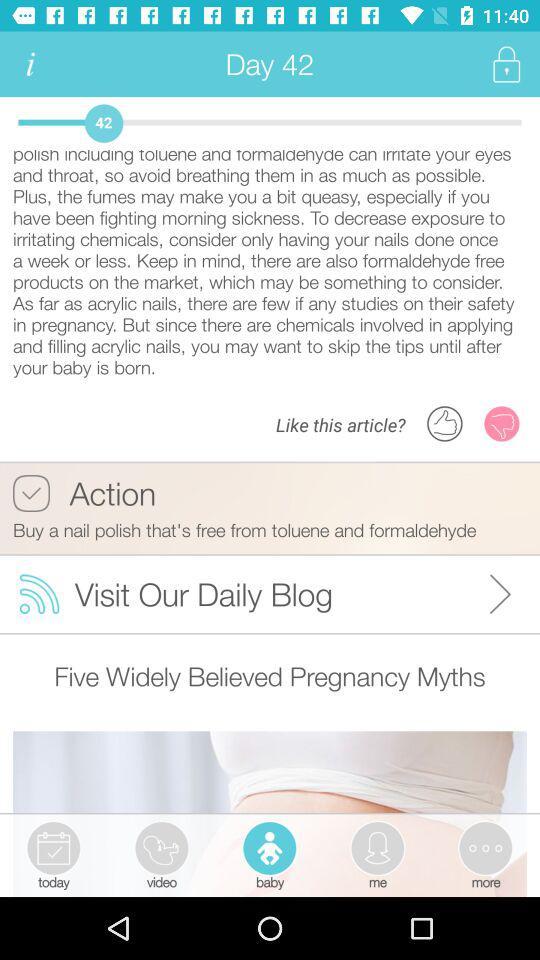  What do you see at coordinates (29, 64) in the screenshot?
I see `the icon next to day 42 app` at bounding box center [29, 64].